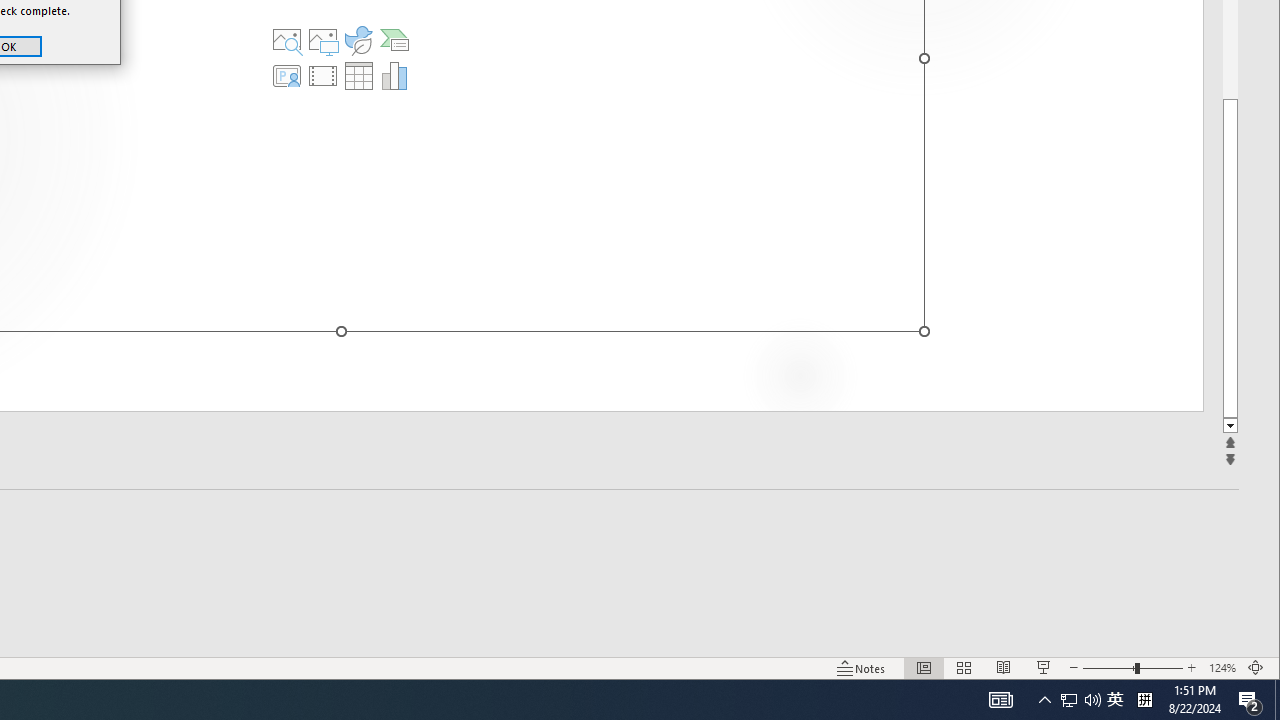  I want to click on 'Stock Images', so click(286, 39).